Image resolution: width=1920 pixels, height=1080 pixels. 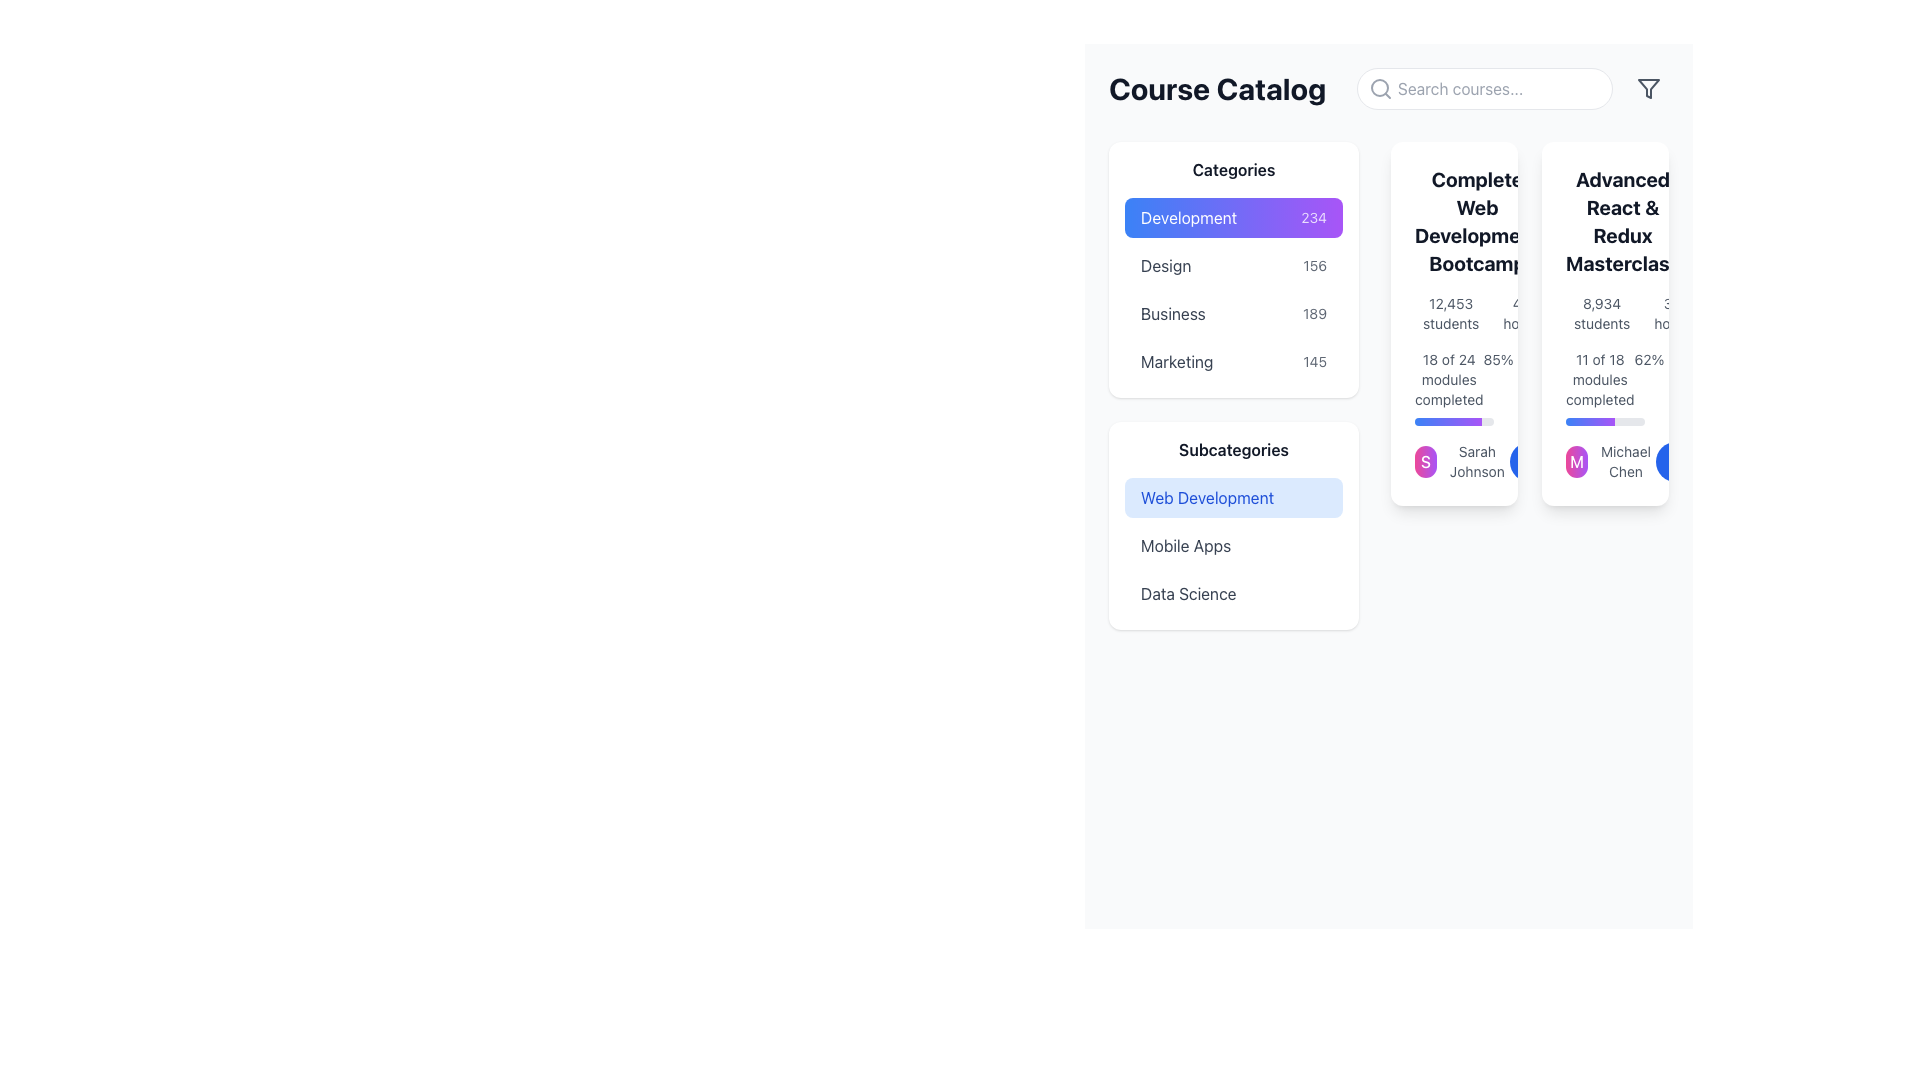 I want to click on the text label element displaying the word 'Design', which is the second item in the vertical list under the 'Categories' header, so click(x=1166, y=265).